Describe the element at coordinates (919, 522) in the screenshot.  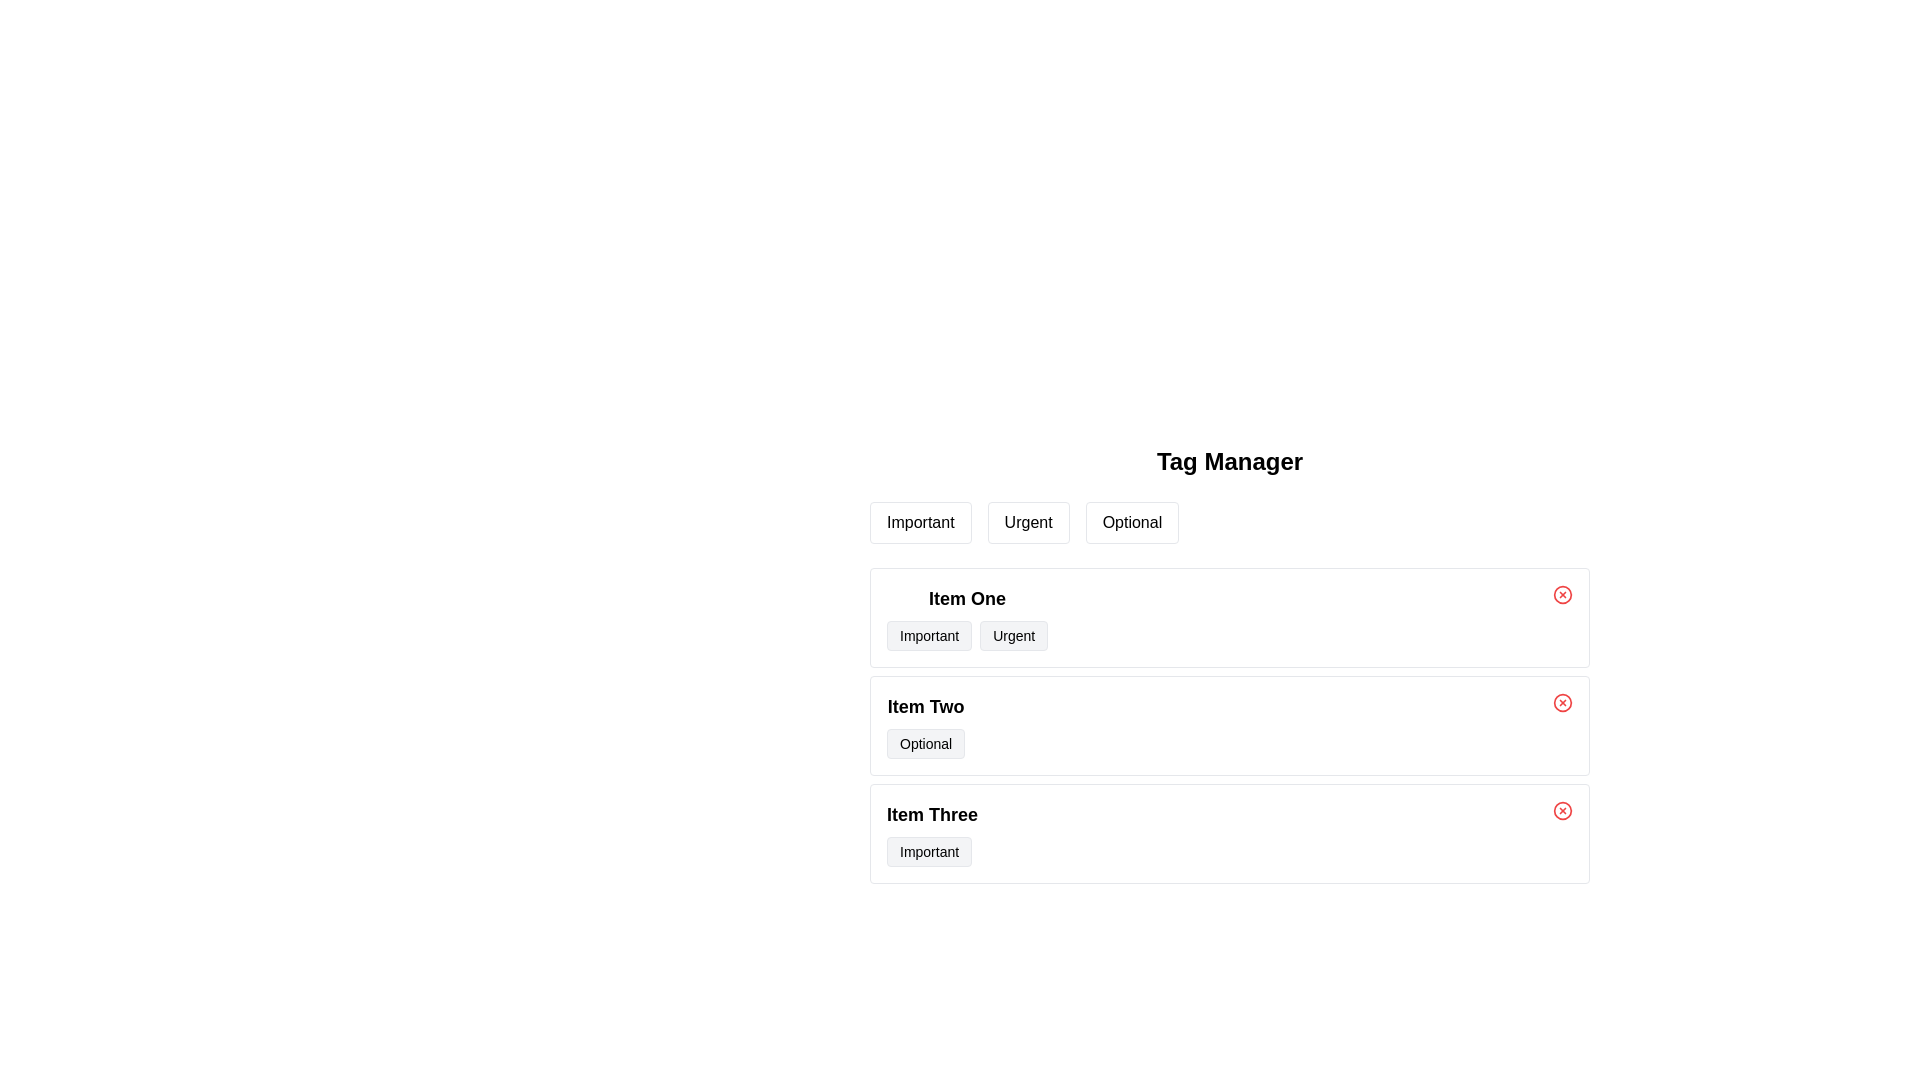
I see `the 'Important' button, which is a rectangular button with a white background and black text, located at the top-left of three horizontally-aligned buttons below the title 'Tag Manager'` at that location.